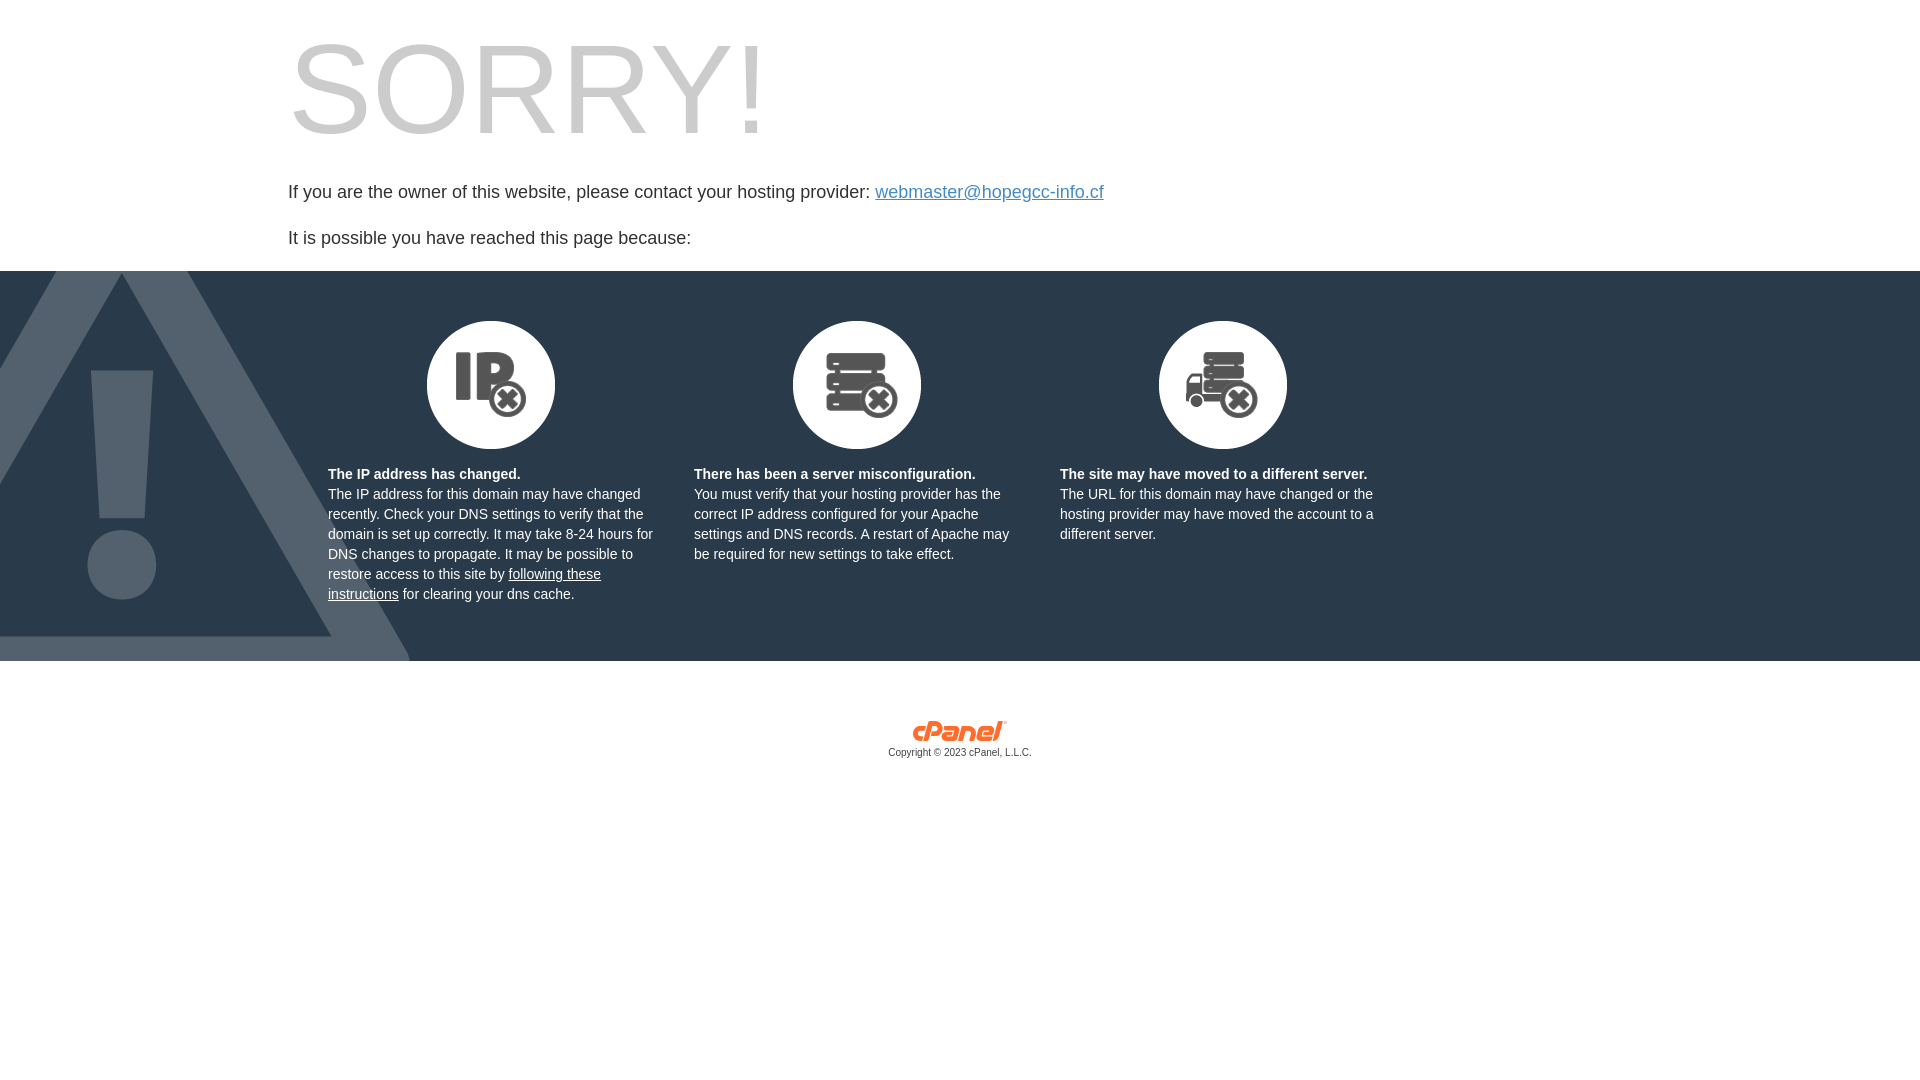 This screenshot has height=1080, width=1920. What do you see at coordinates (463, 583) in the screenshot?
I see `'following these instructions'` at bounding box center [463, 583].